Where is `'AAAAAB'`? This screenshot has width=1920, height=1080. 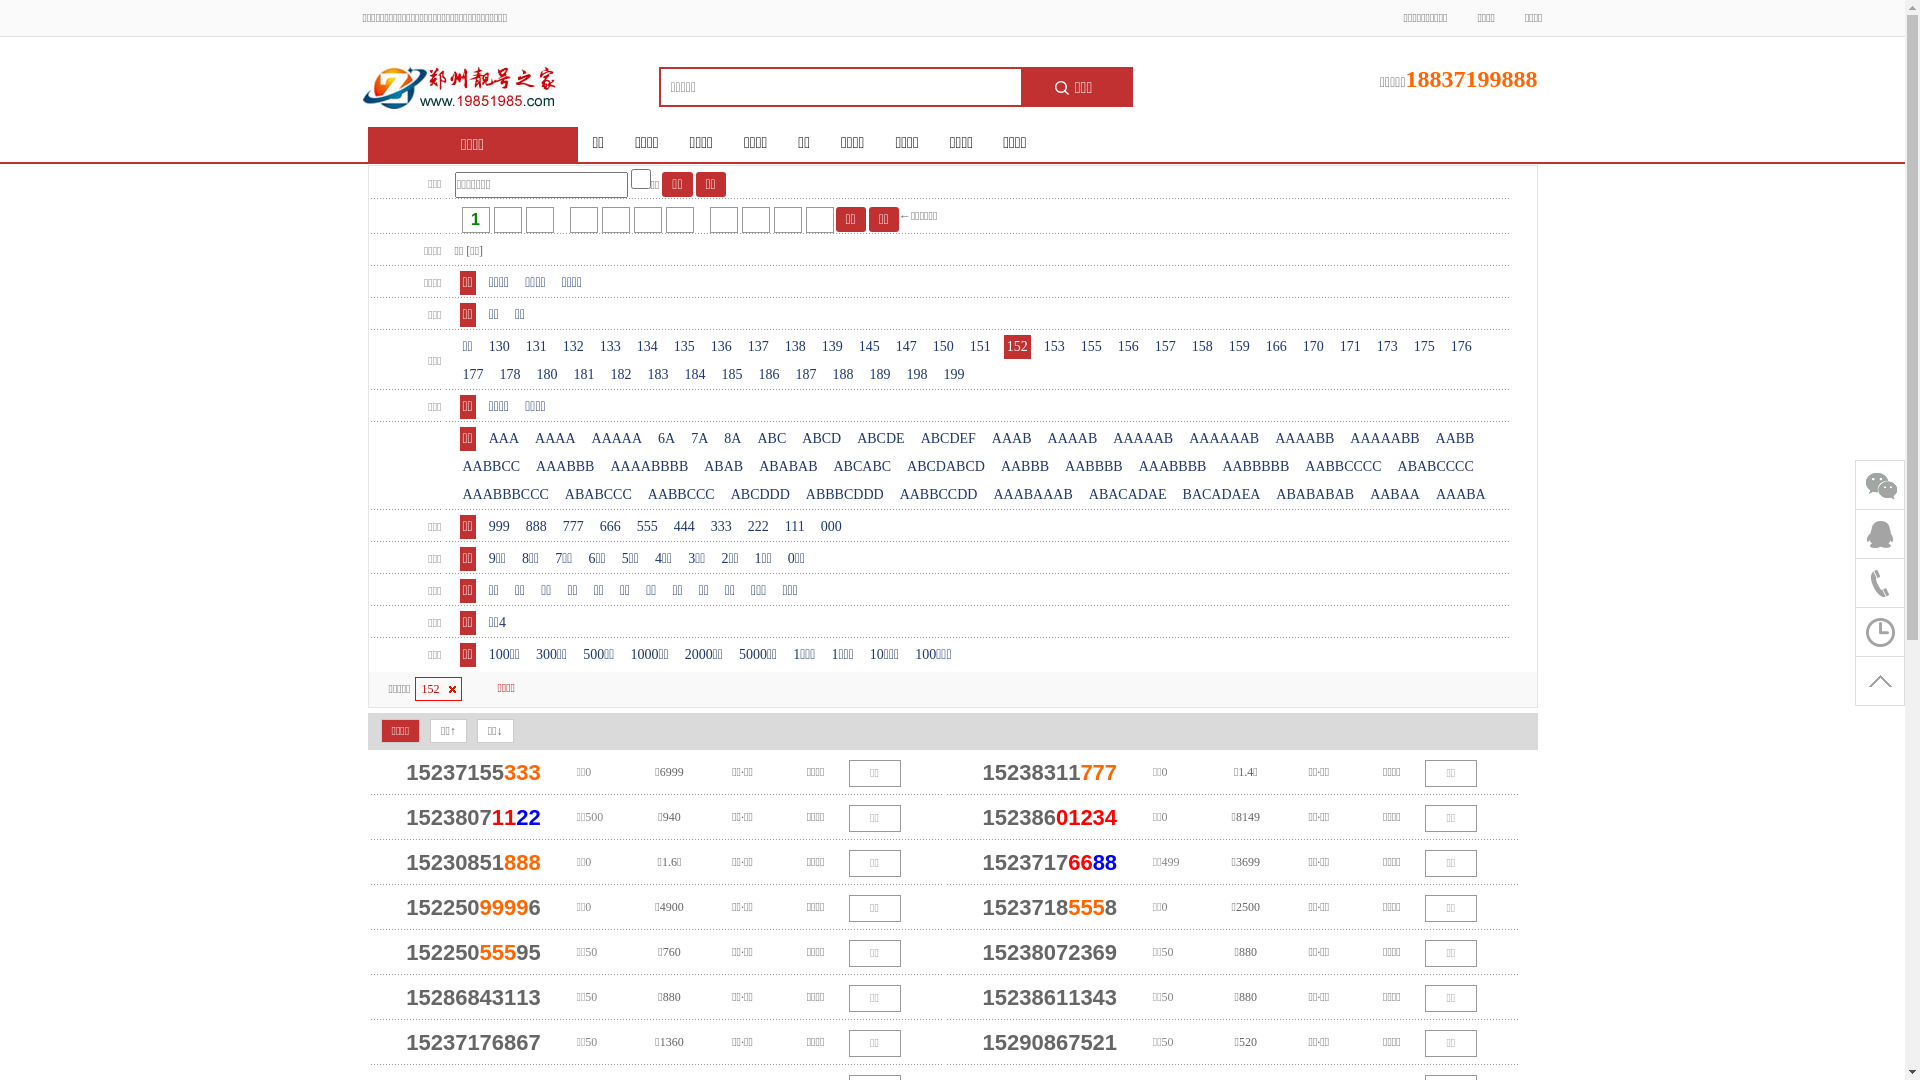 'AAAAAB' is located at coordinates (1142, 438).